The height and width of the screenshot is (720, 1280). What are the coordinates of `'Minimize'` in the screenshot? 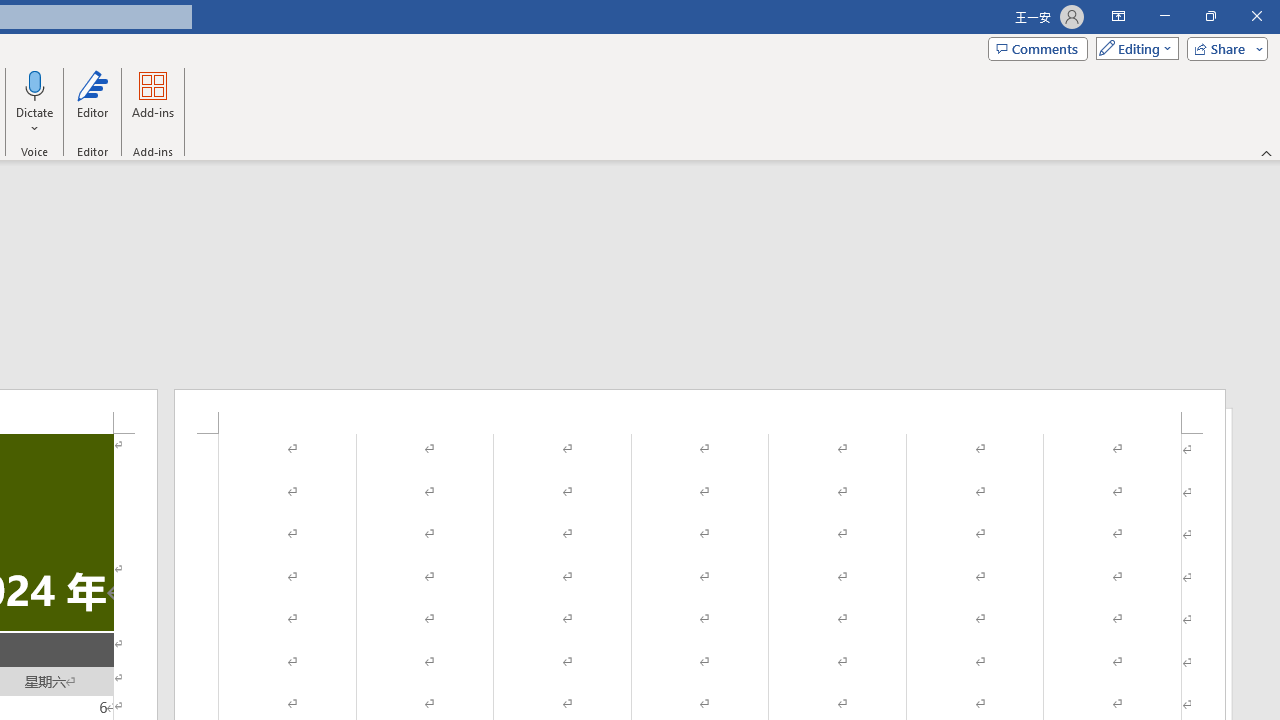 It's located at (1164, 16).